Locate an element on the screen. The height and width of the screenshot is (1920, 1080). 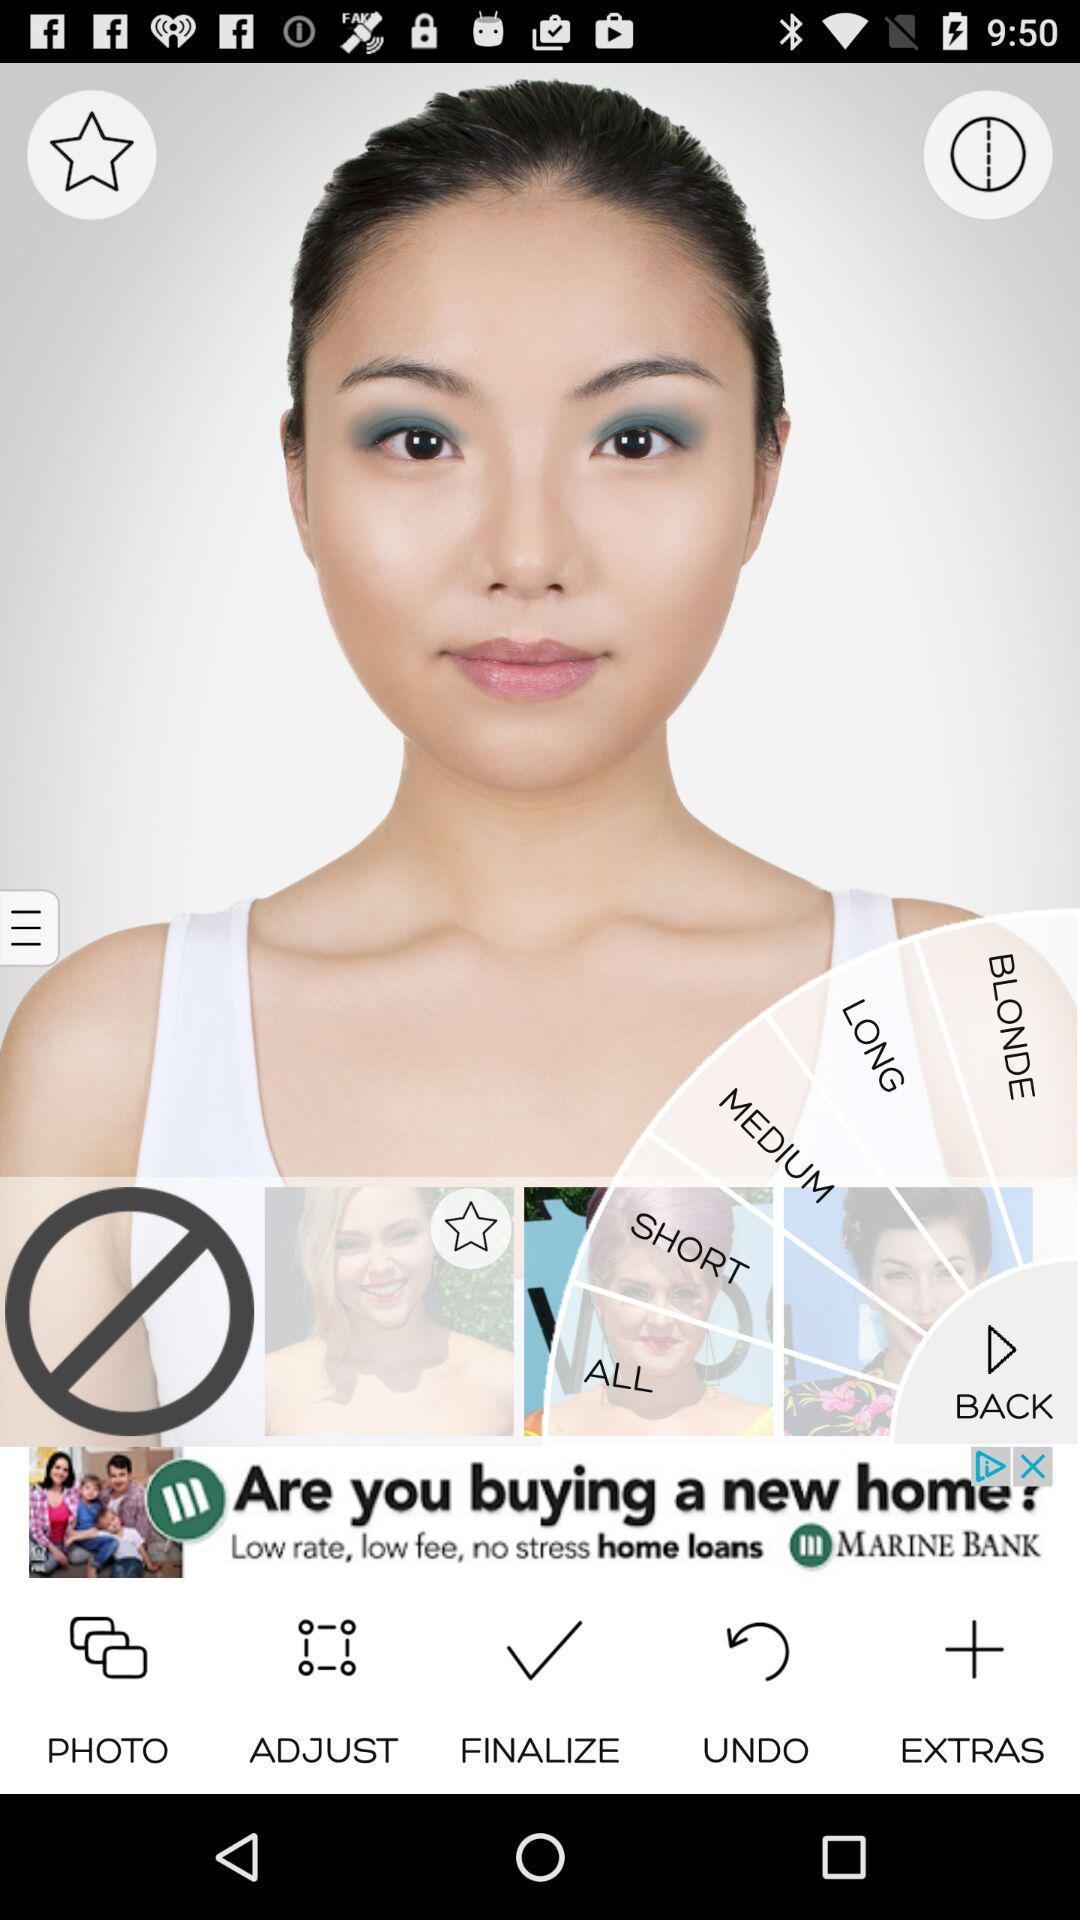
the menu icon is located at coordinates (32, 993).